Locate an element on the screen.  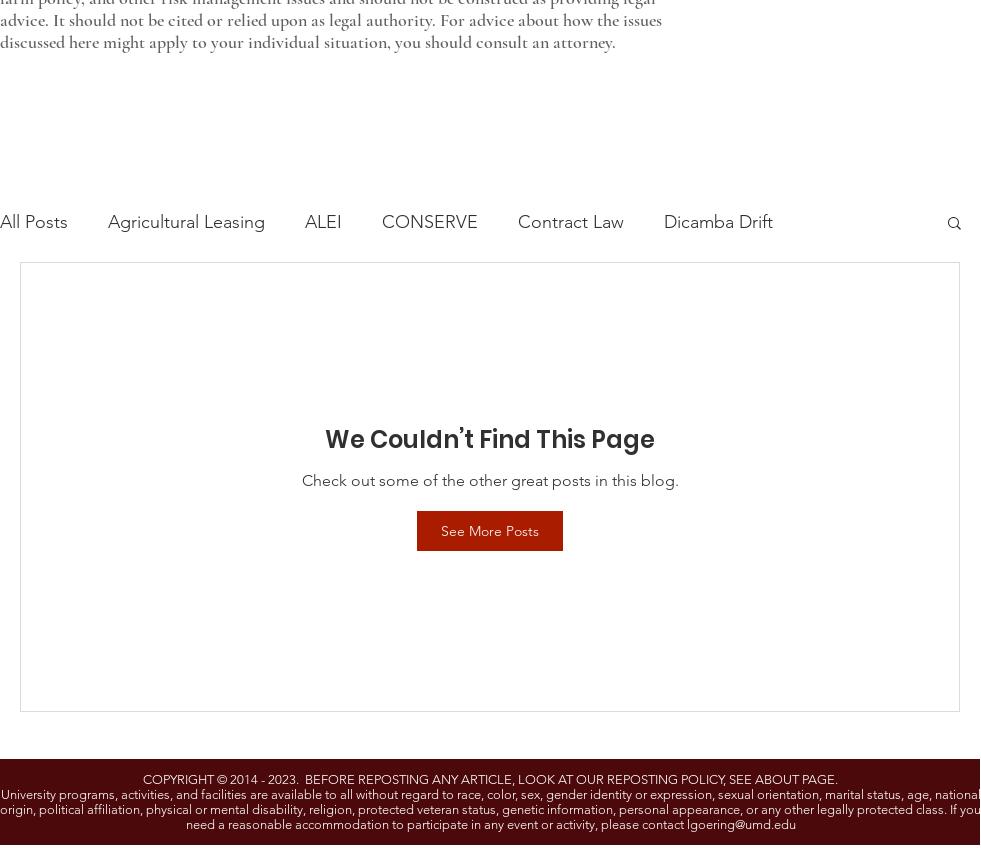
'COPYRIGHT © 2014 - 2023.  BEFORE REPOSTING ANY ARTICLE, LOOK AT OUR REPOSTING POLICY, SEE ABOUT PAGE.' is located at coordinates (142, 778).